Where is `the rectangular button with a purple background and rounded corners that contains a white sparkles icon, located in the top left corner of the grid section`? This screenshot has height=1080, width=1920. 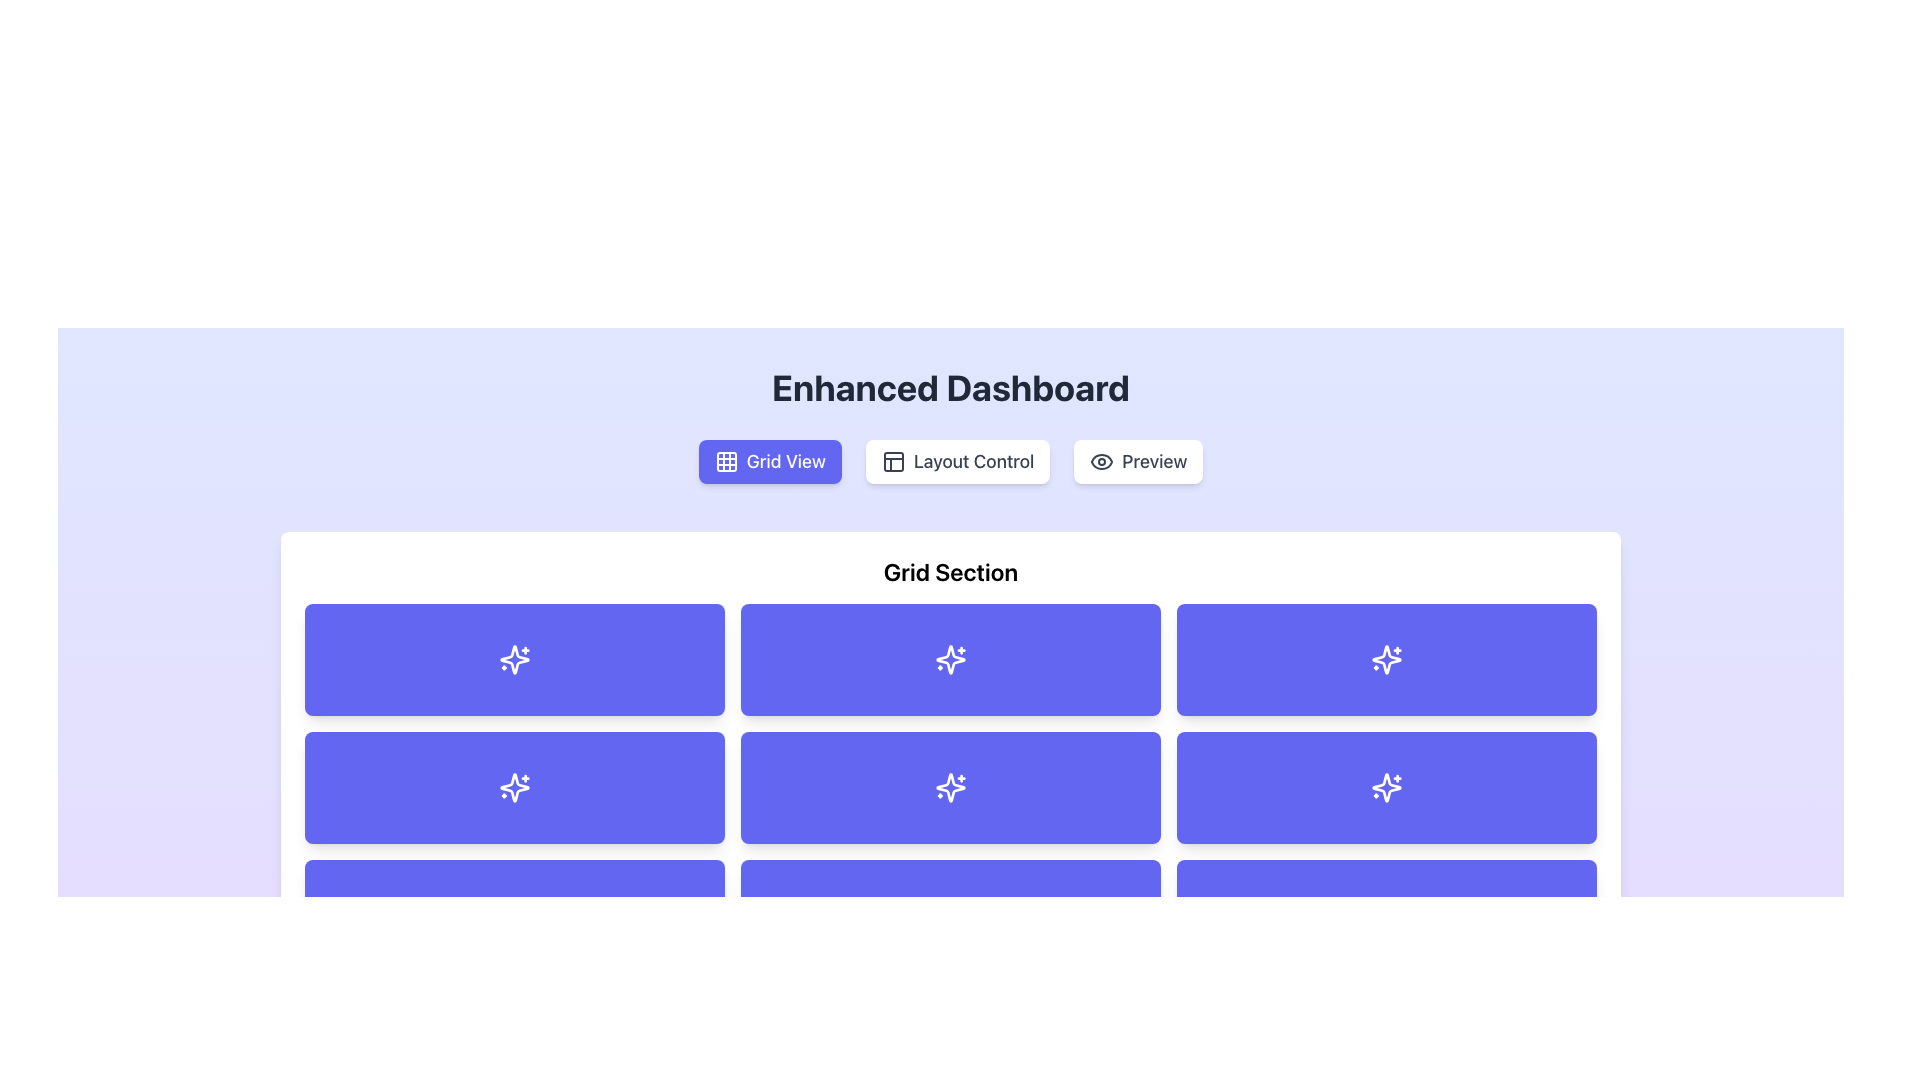
the rectangular button with a purple background and rounded corners that contains a white sparkles icon, located in the top left corner of the grid section is located at coordinates (515, 659).